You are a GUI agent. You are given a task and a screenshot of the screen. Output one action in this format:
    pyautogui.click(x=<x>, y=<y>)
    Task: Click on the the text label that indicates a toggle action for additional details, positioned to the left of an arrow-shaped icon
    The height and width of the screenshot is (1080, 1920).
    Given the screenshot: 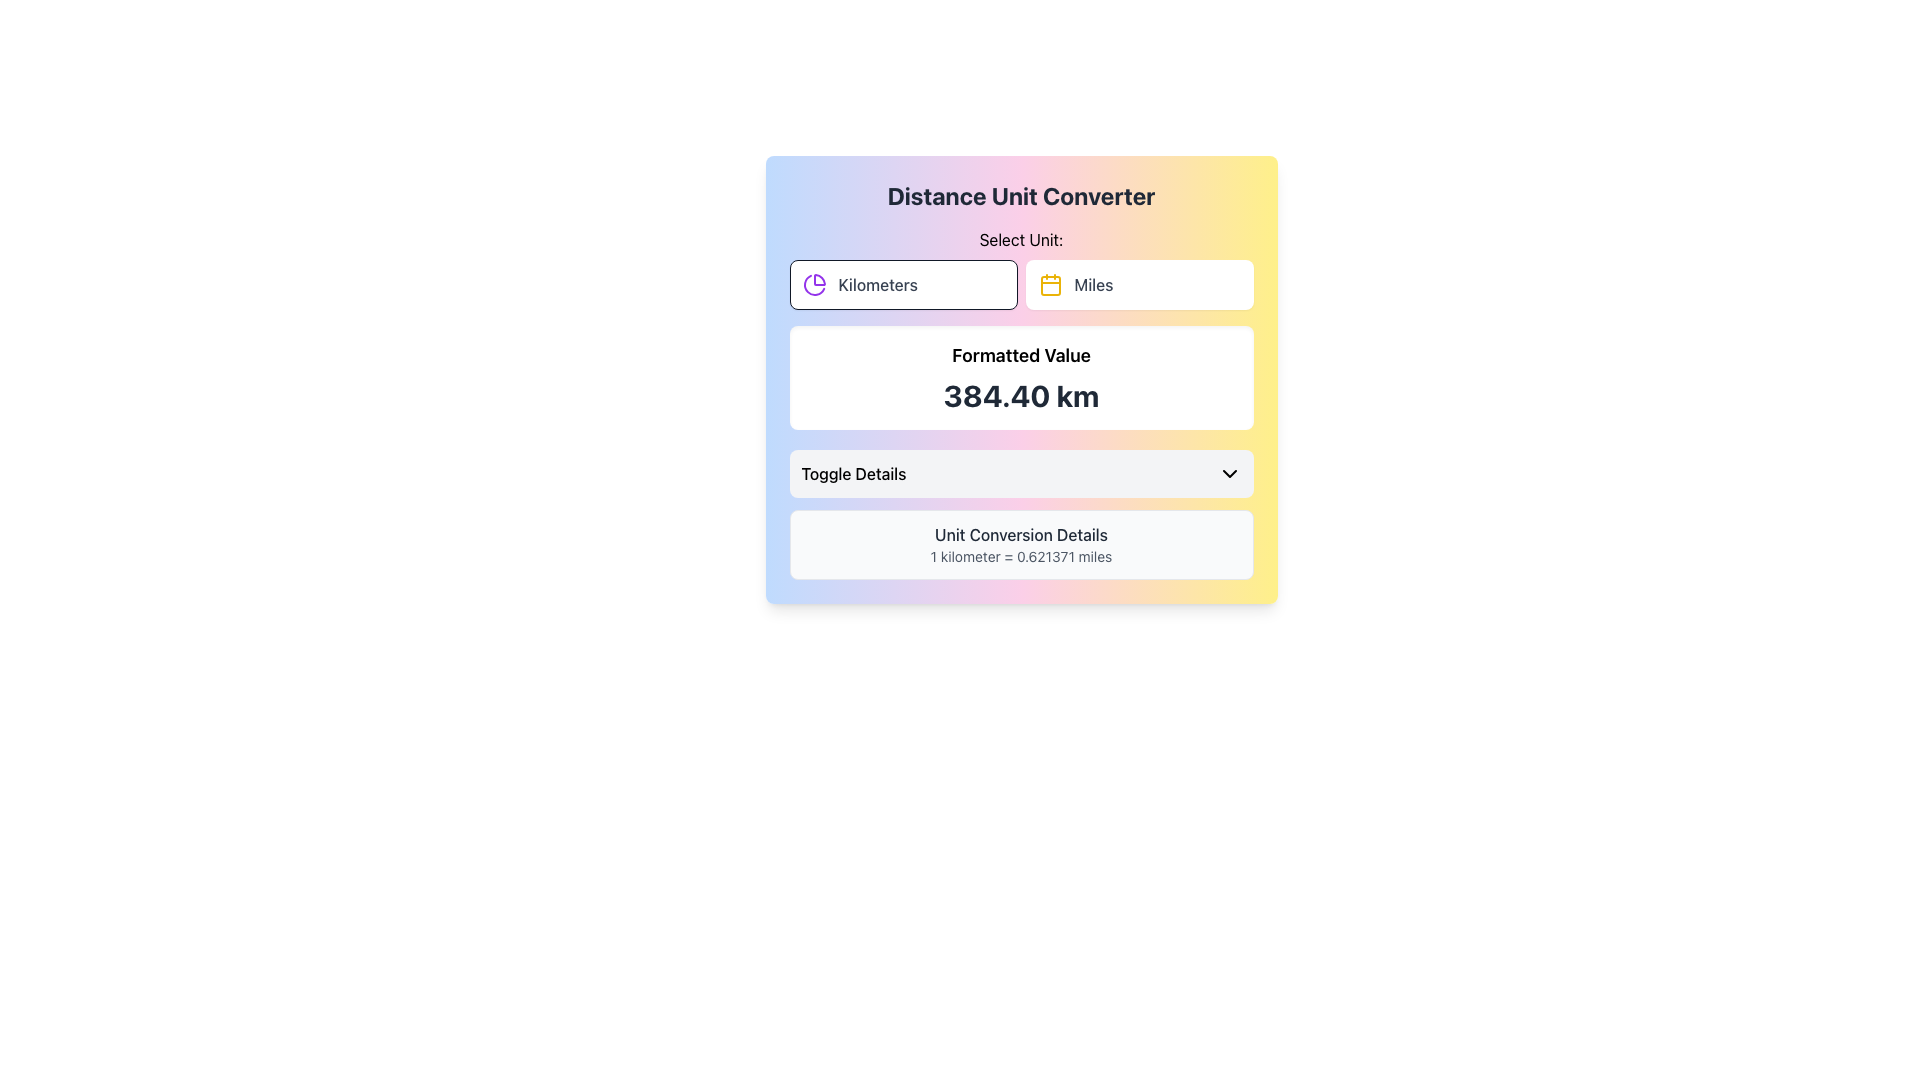 What is the action you would take?
    pyautogui.click(x=854, y=474)
    